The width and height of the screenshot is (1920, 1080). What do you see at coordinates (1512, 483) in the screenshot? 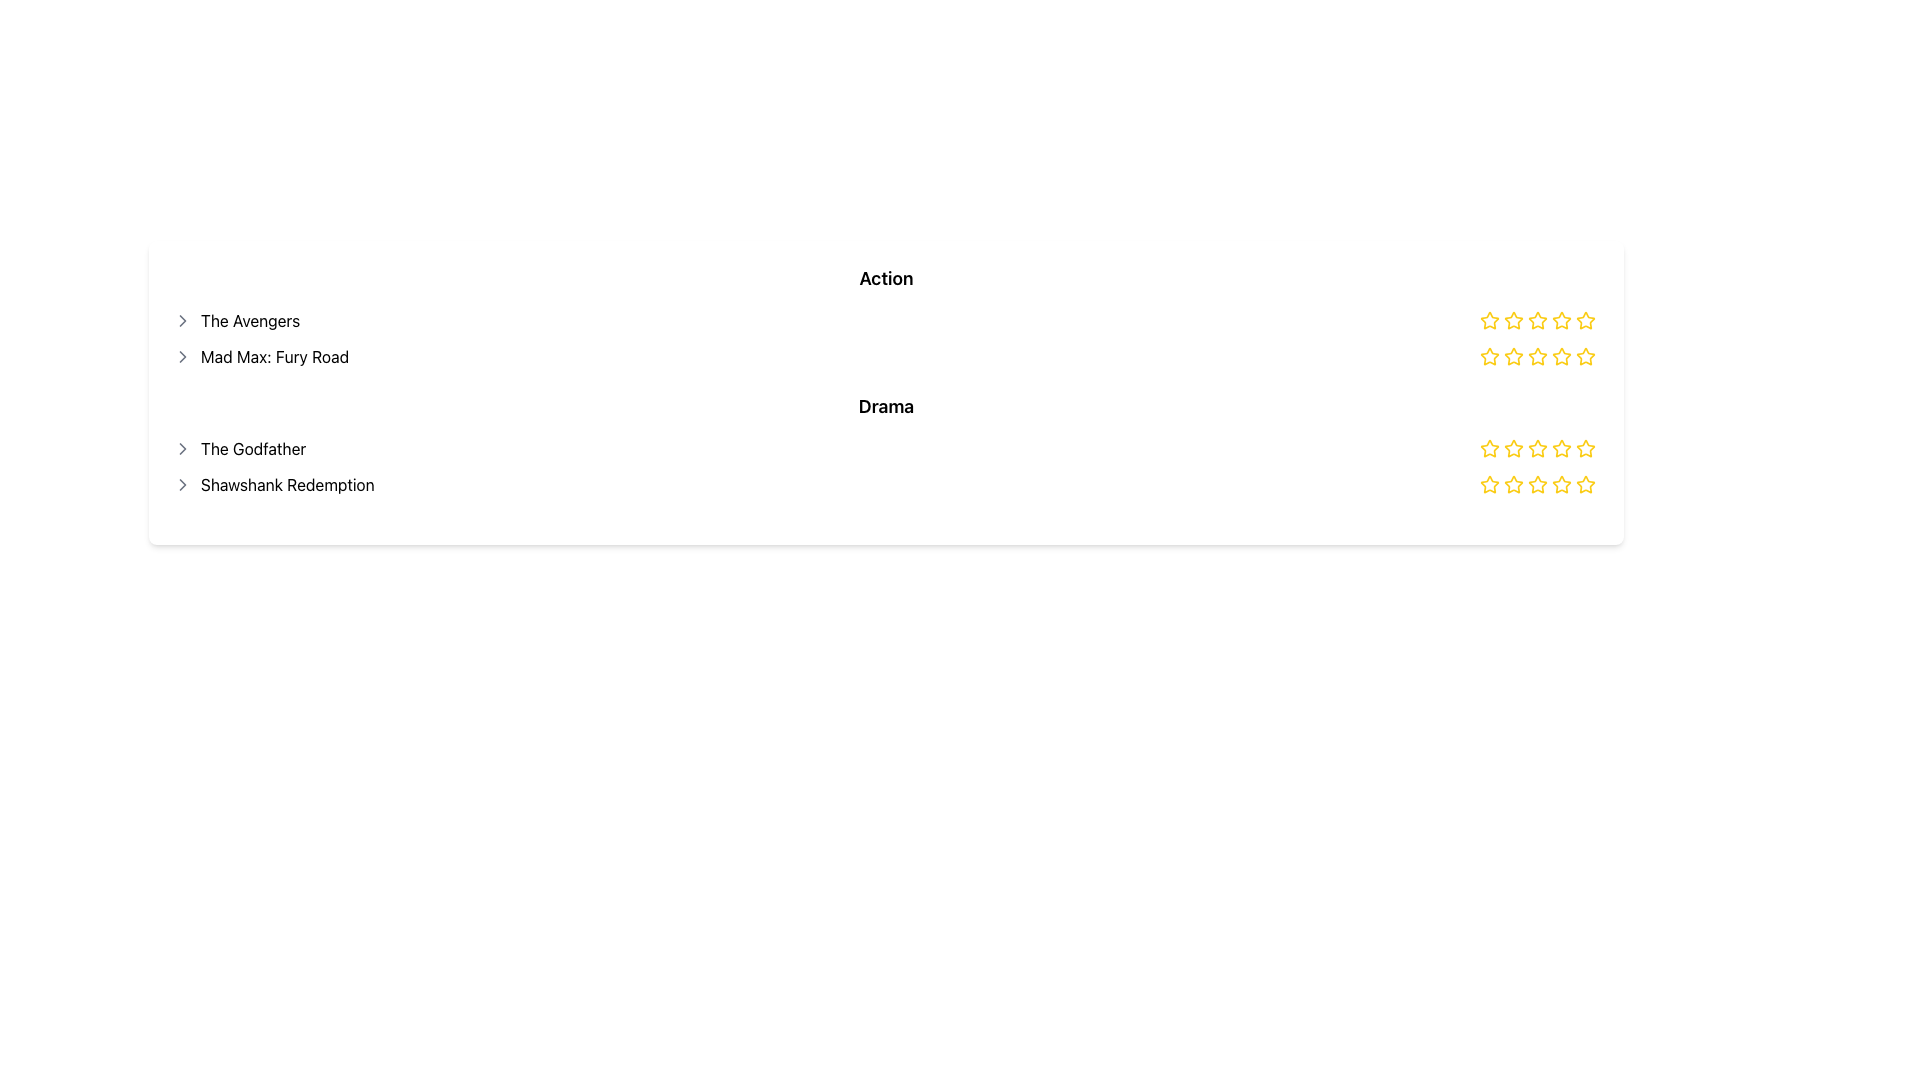
I see `the first star in the third row of rating stars for the item 'Shawshank Redemption' in the 'Drama' section to provide a rating` at bounding box center [1512, 483].